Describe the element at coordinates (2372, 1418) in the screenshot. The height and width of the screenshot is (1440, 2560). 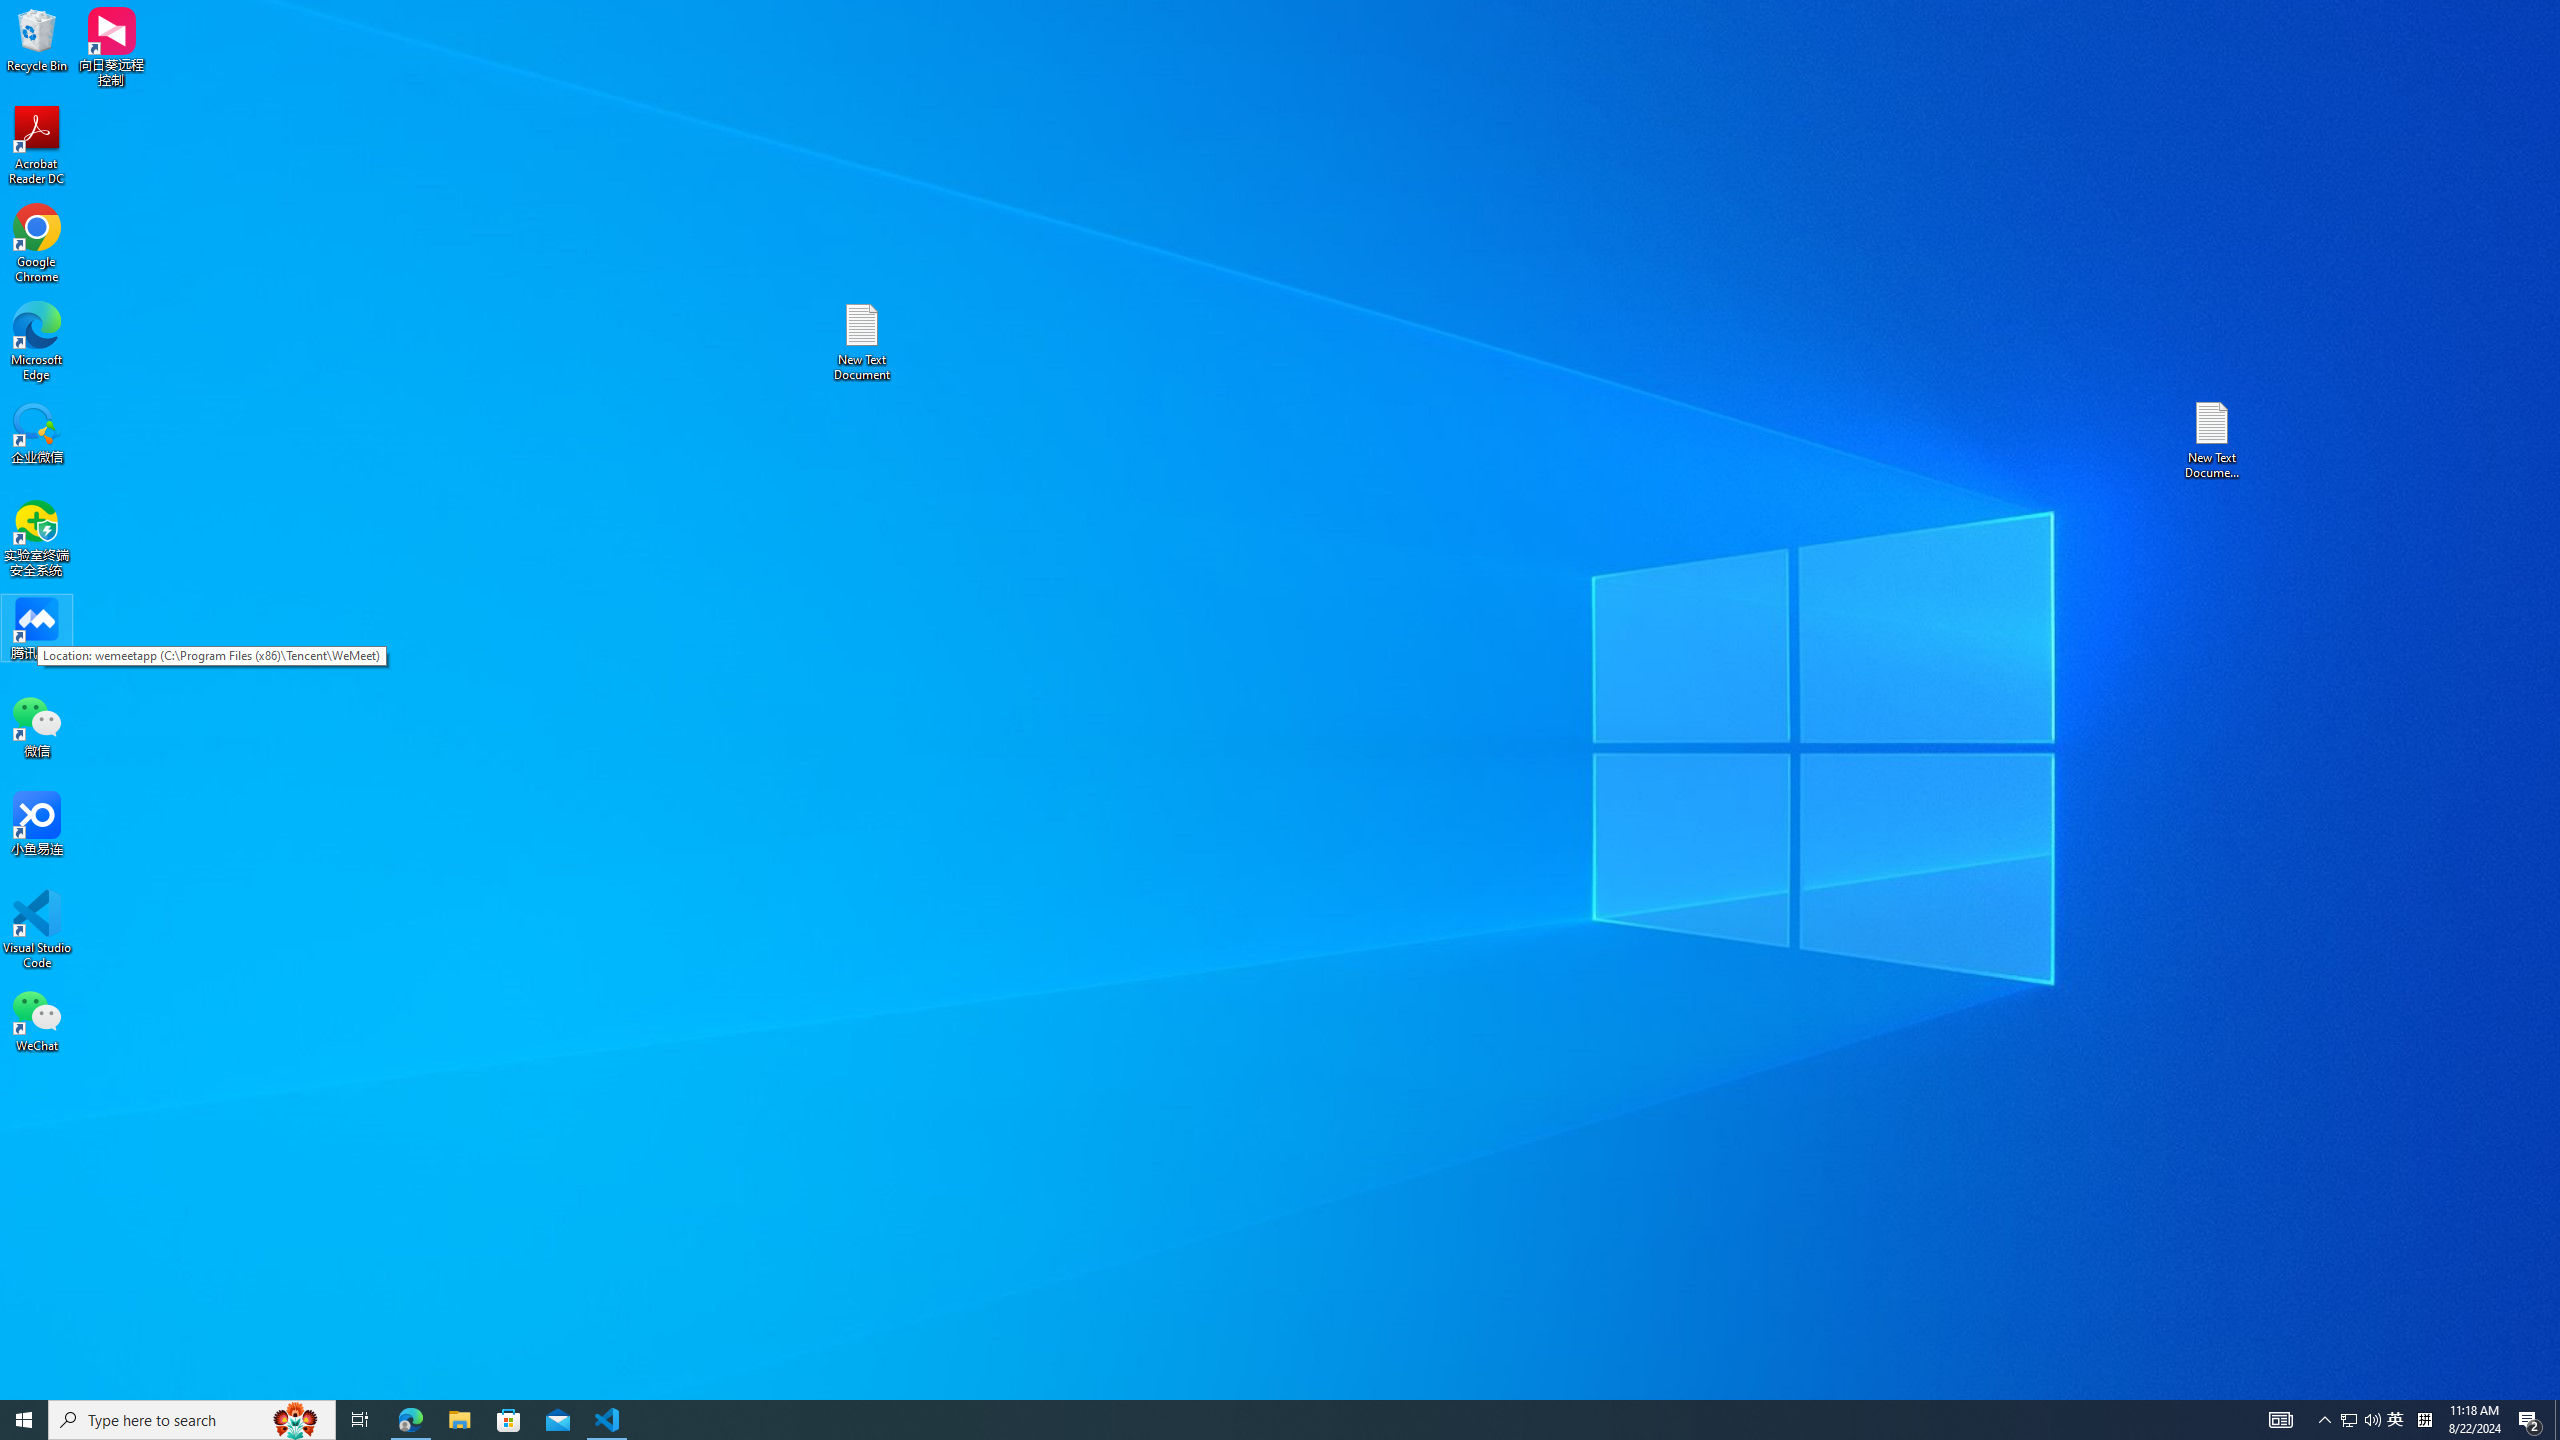
I see `'Q2790: 100%'` at that location.